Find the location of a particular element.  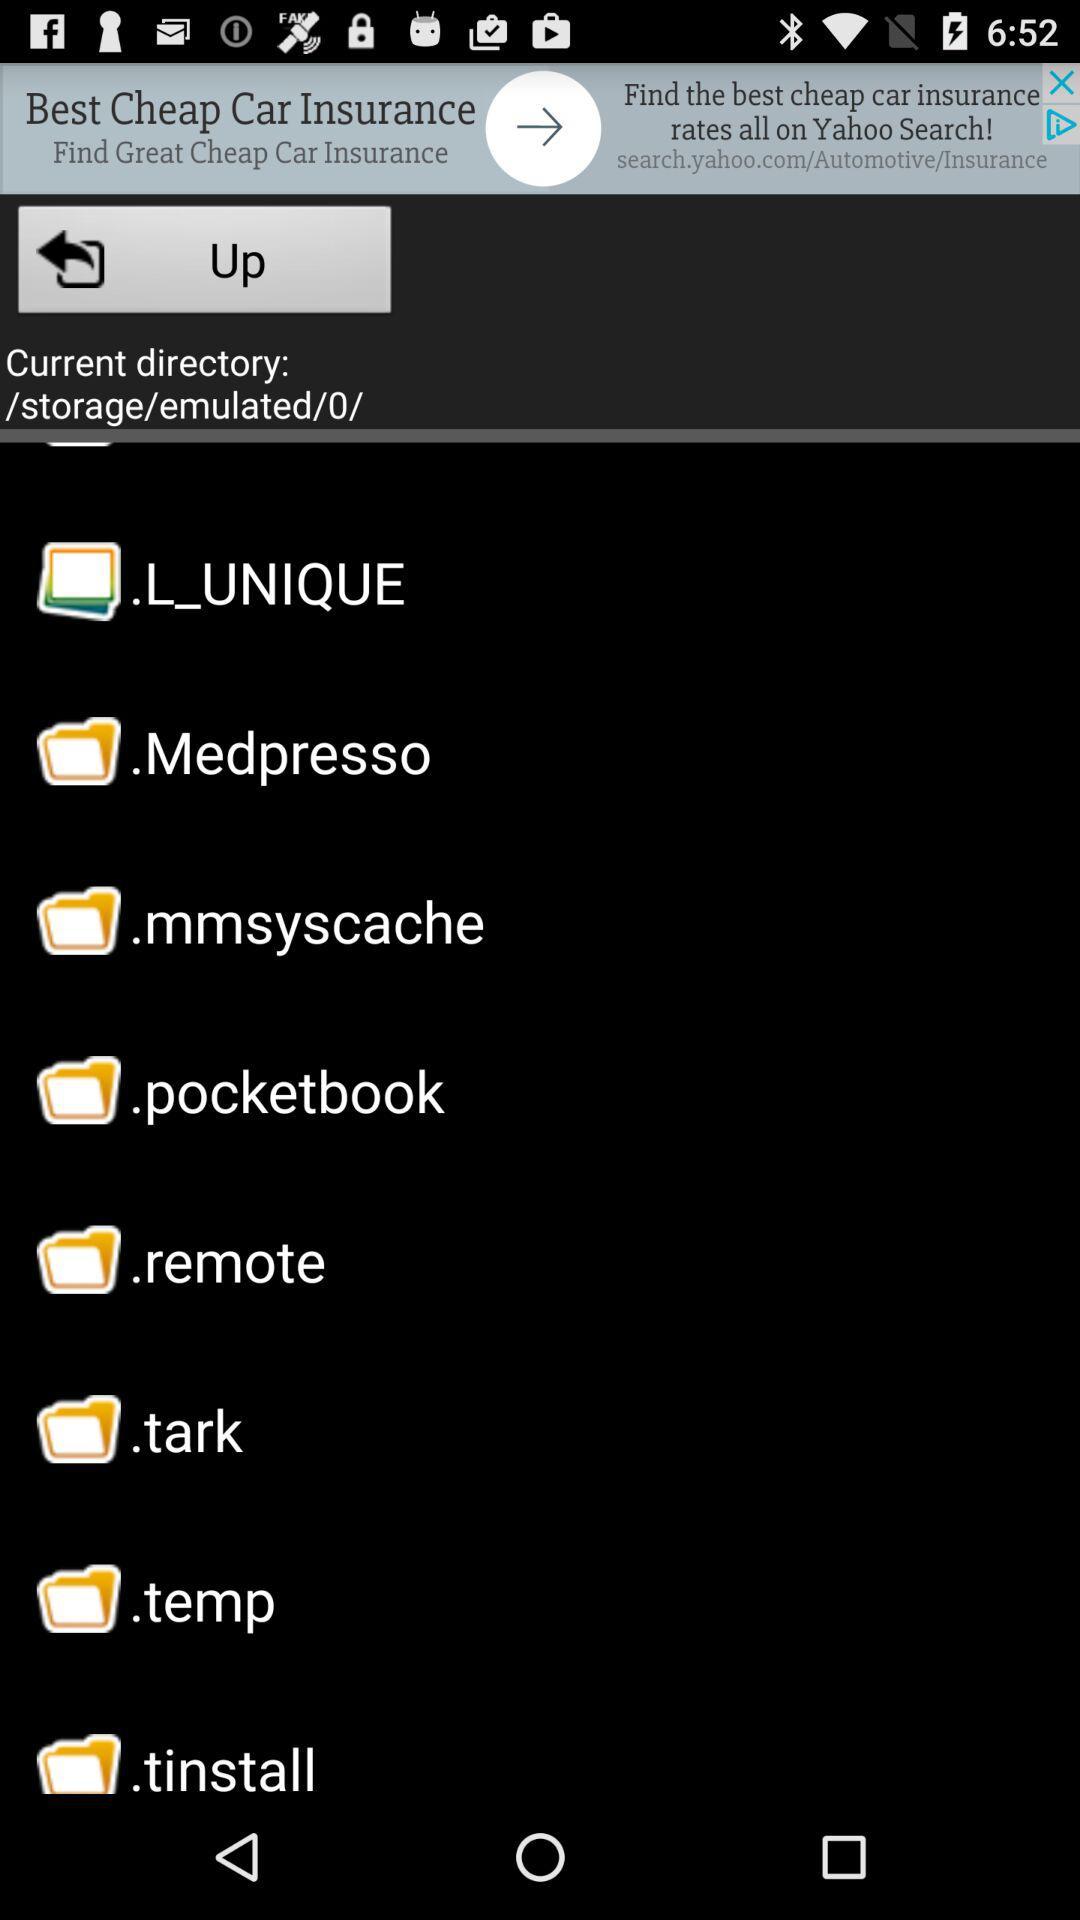

open advertisement is located at coordinates (540, 127).